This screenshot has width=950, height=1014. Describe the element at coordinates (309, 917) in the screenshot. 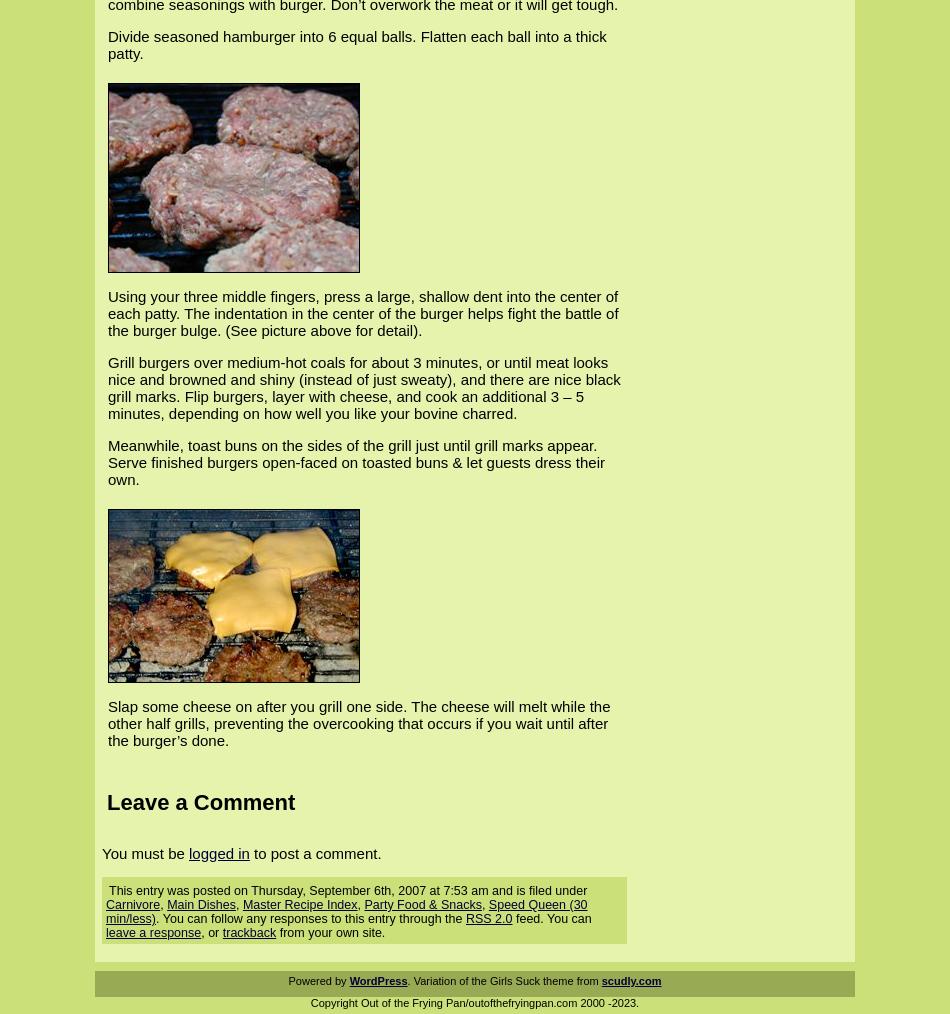

I see `'.
								You can follow any responses to this entry through the'` at that location.